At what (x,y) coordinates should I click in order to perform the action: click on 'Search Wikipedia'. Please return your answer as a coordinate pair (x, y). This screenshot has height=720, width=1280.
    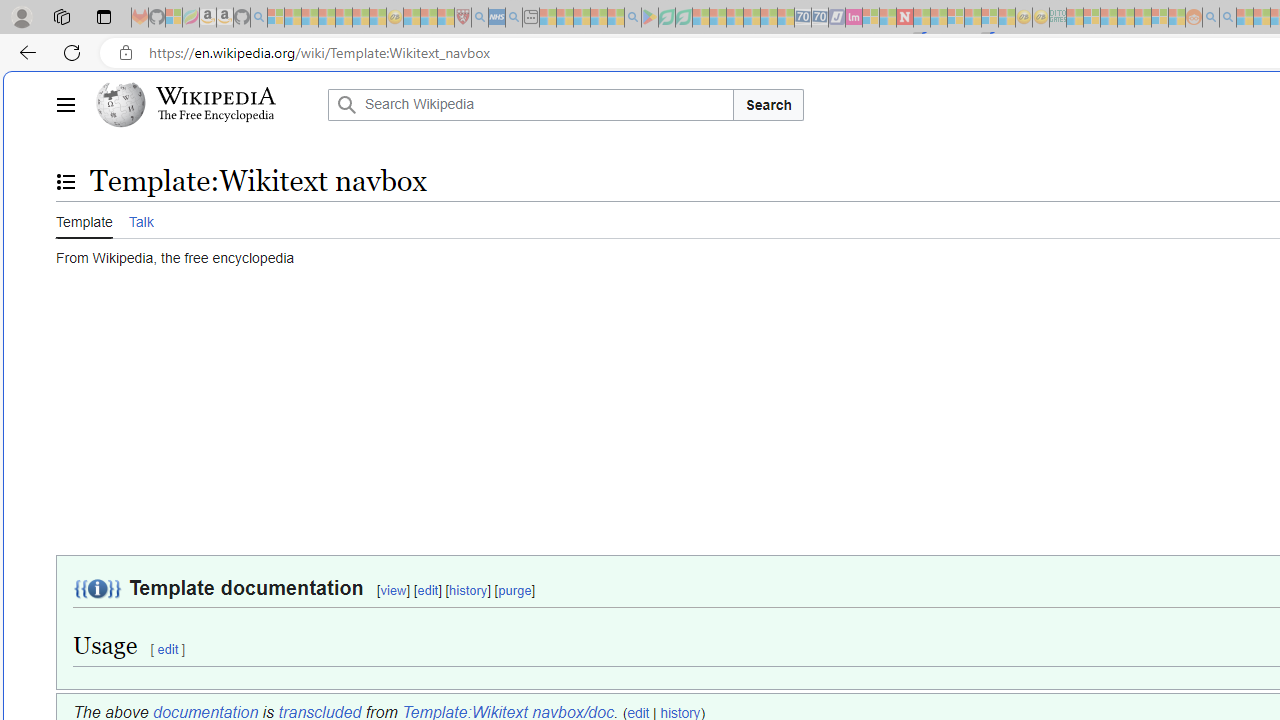
    Looking at the image, I should click on (531, 105).